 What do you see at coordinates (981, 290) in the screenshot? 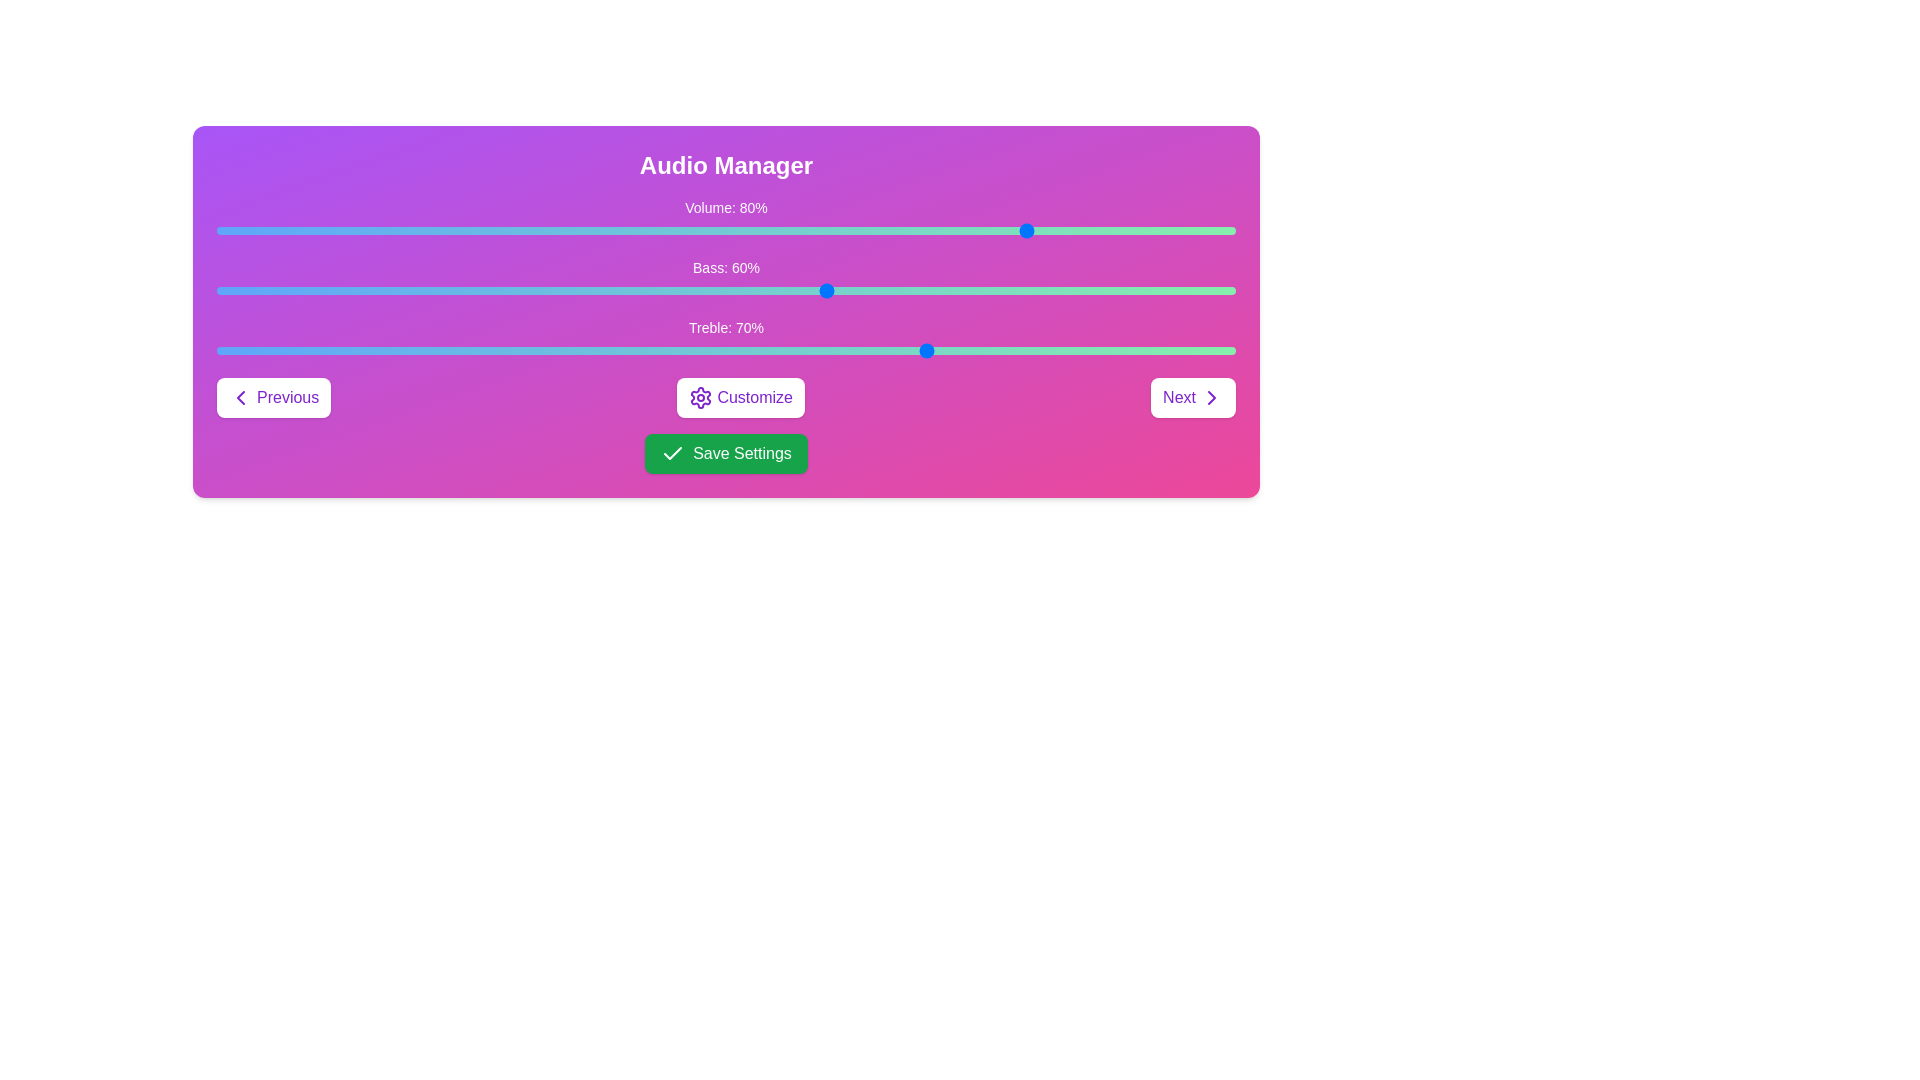
I see `the bass level` at bounding box center [981, 290].